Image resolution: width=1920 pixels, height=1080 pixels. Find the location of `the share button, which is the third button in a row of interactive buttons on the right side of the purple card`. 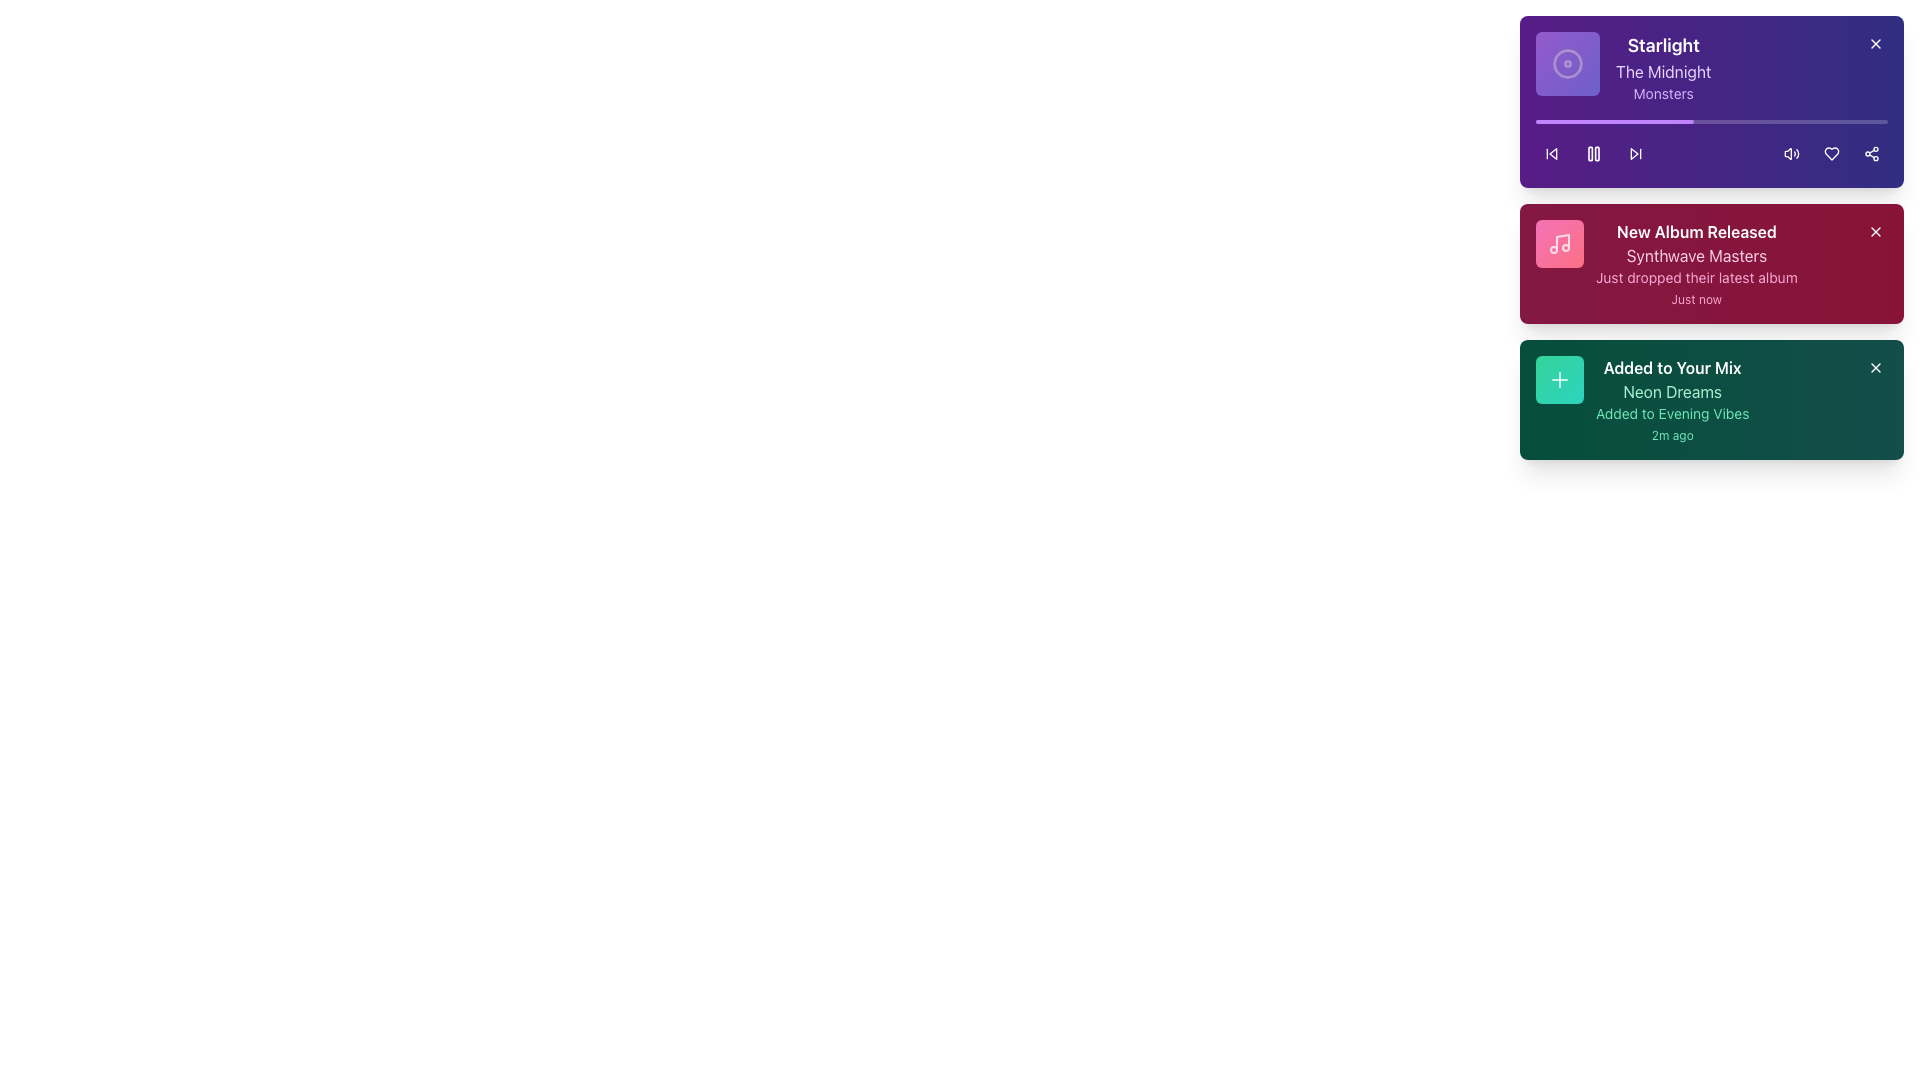

the share button, which is the third button in a row of interactive buttons on the right side of the purple card is located at coordinates (1871, 153).